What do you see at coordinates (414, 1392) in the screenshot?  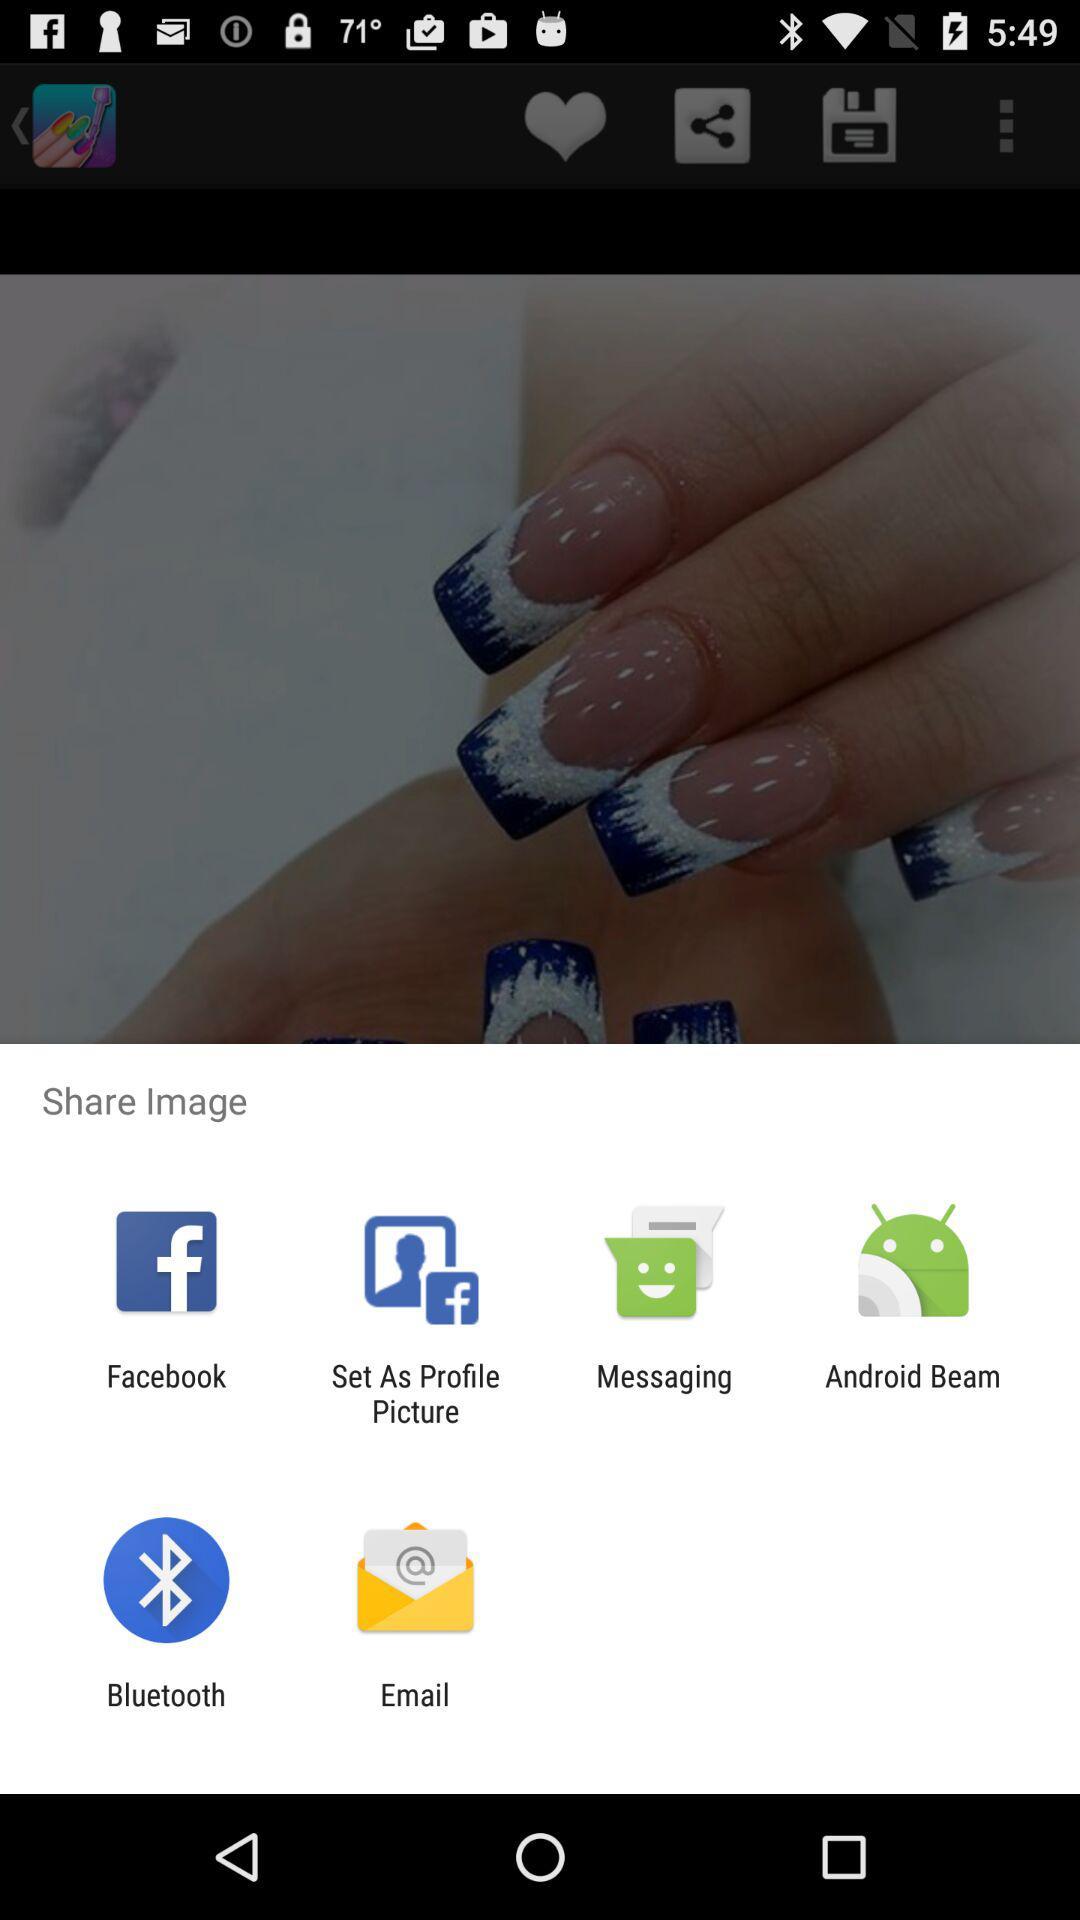 I see `app to the left of messaging` at bounding box center [414, 1392].